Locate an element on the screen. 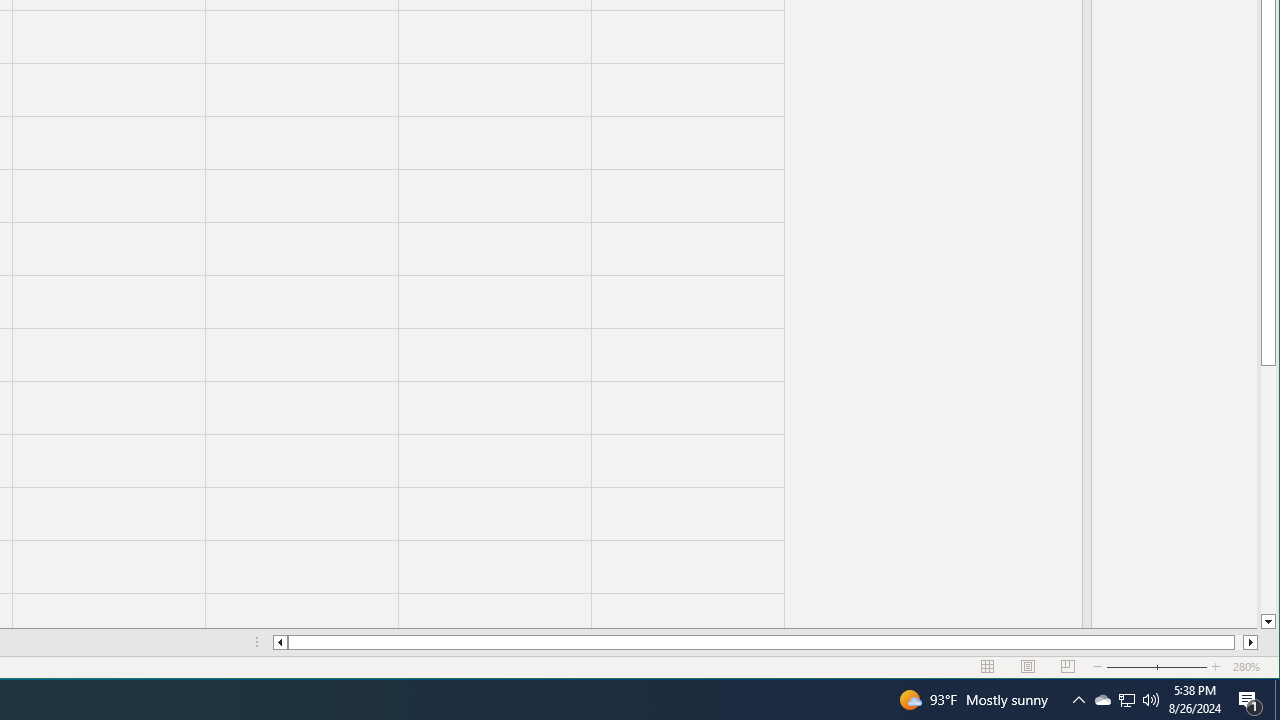 The image size is (1280, 720). 'Notification Chevron' is located at coordinates (1127, 698).